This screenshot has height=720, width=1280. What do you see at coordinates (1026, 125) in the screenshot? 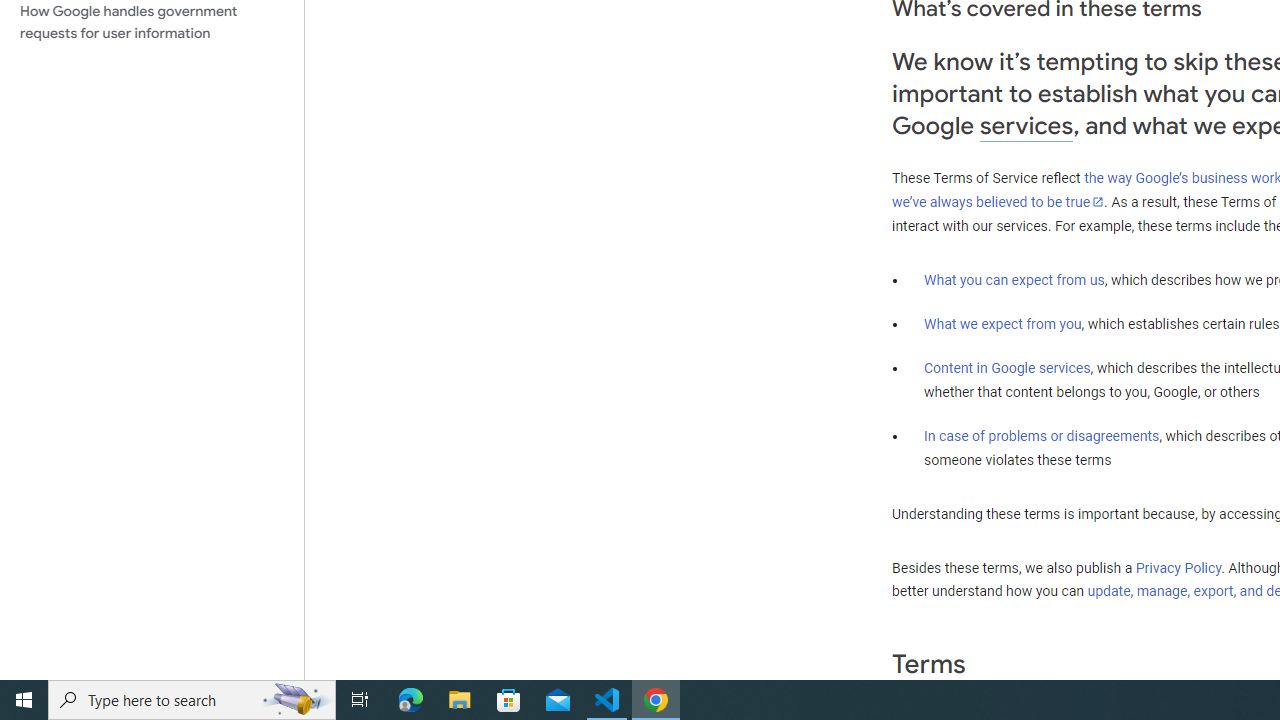
I see `'services'` at bounding box center [1026, 125].